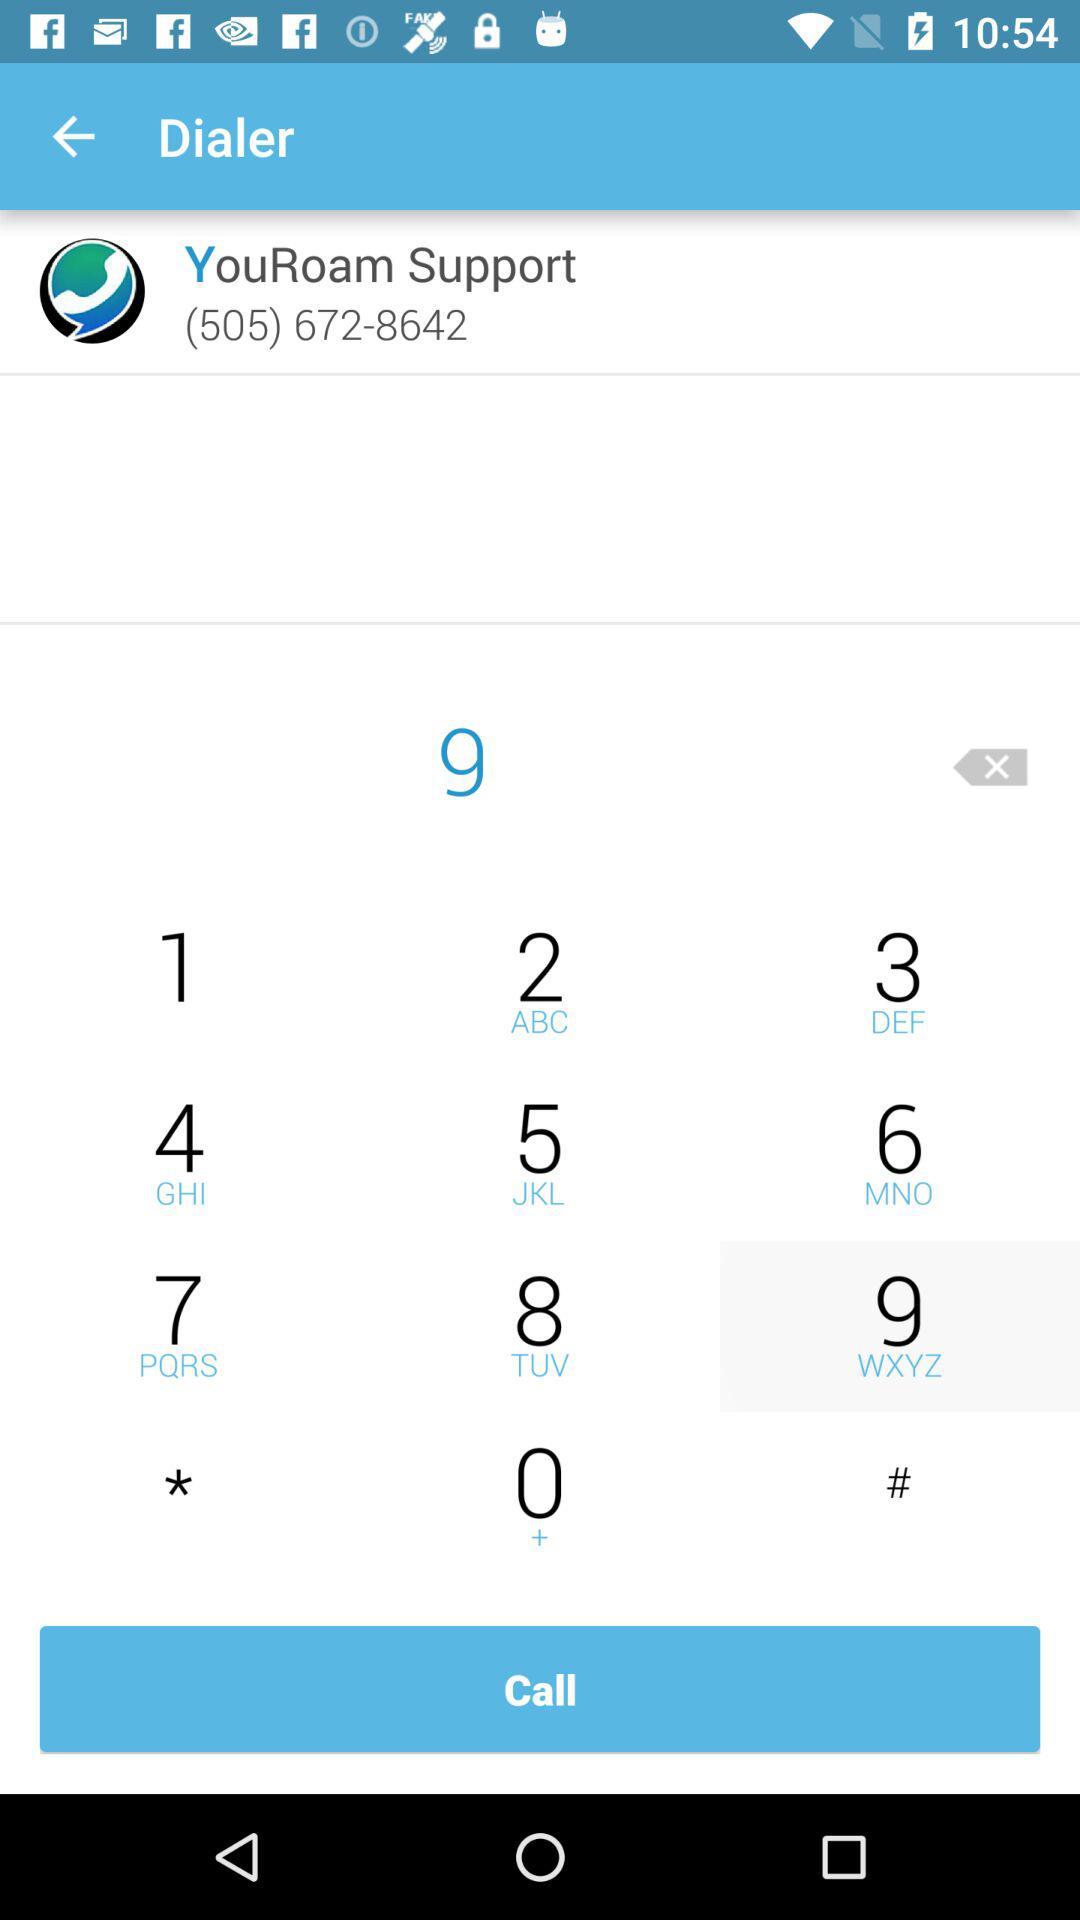 The image size is (1080, 1920). What do you see at coordinates (540, 1326) in the screenshot?
I see `number 8 icon` at bounding box center [540, 1326].